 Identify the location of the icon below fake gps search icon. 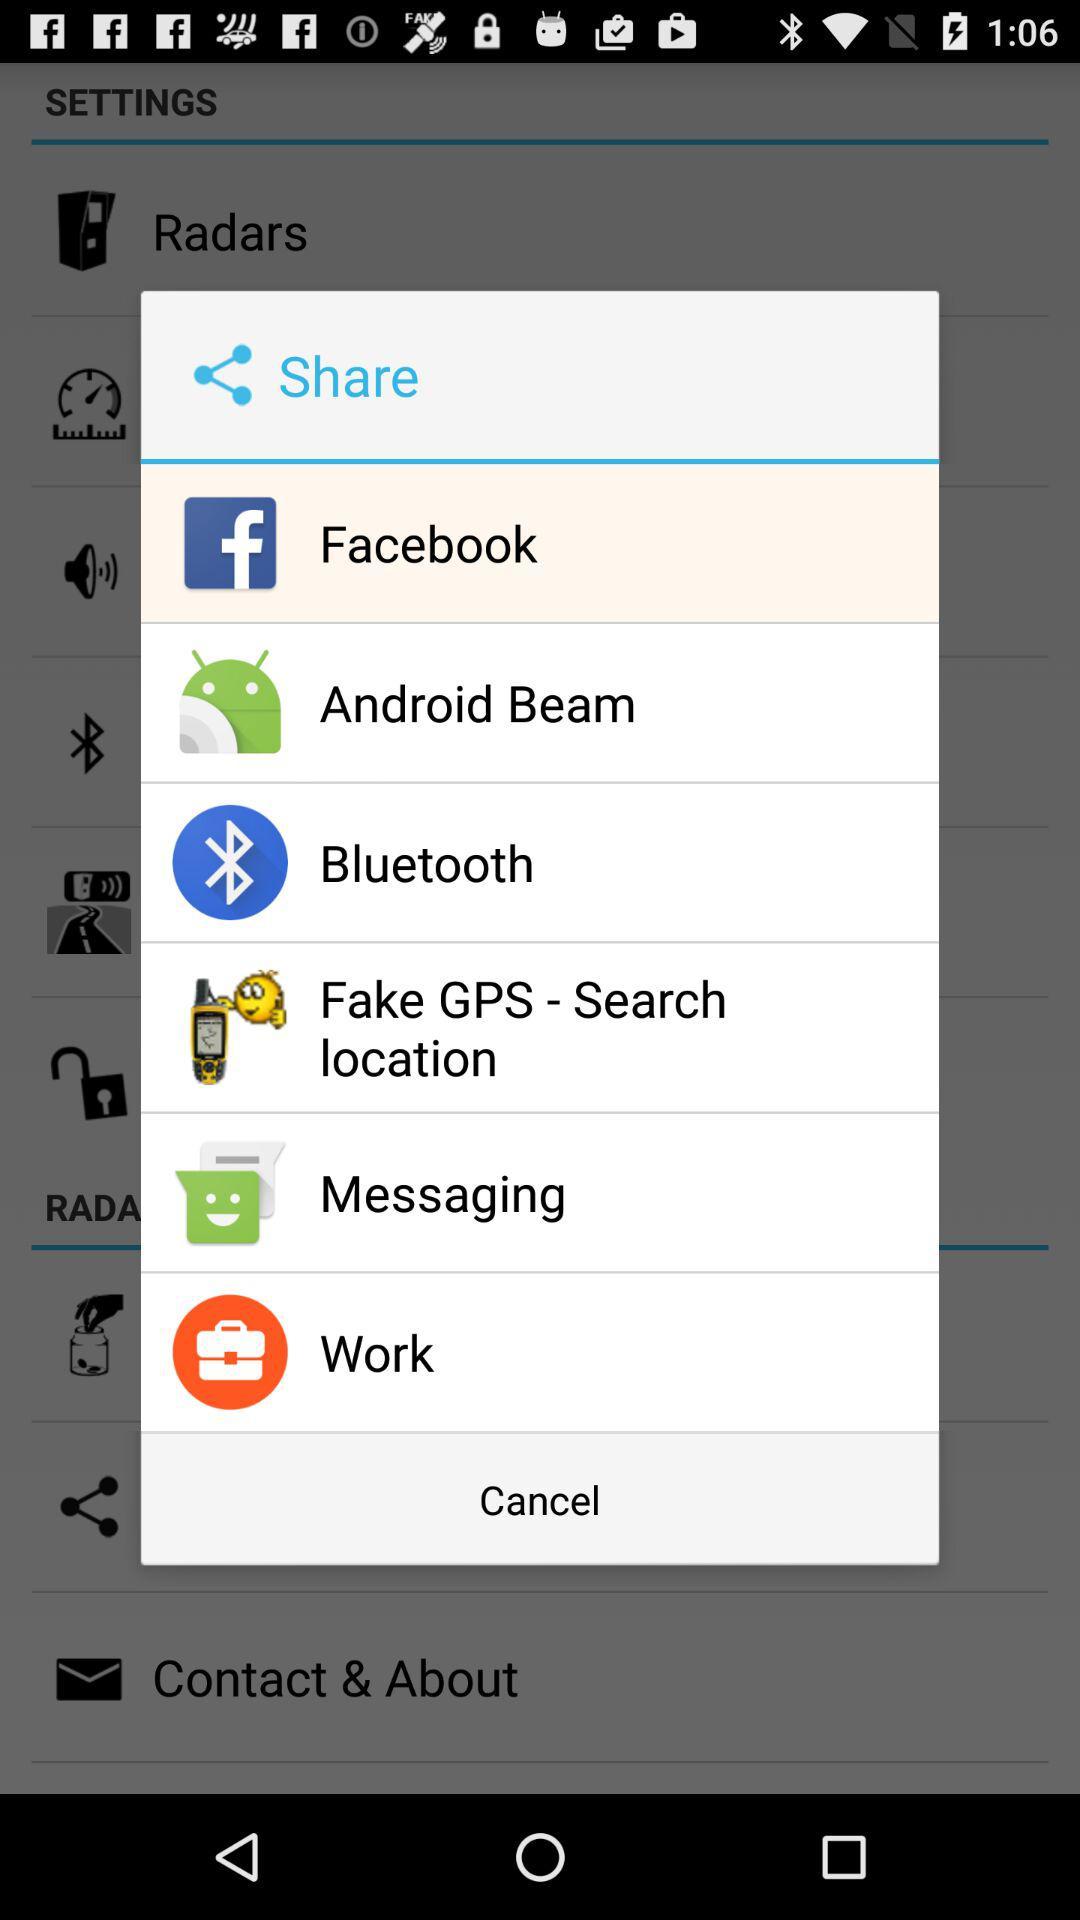
(623, 1192).